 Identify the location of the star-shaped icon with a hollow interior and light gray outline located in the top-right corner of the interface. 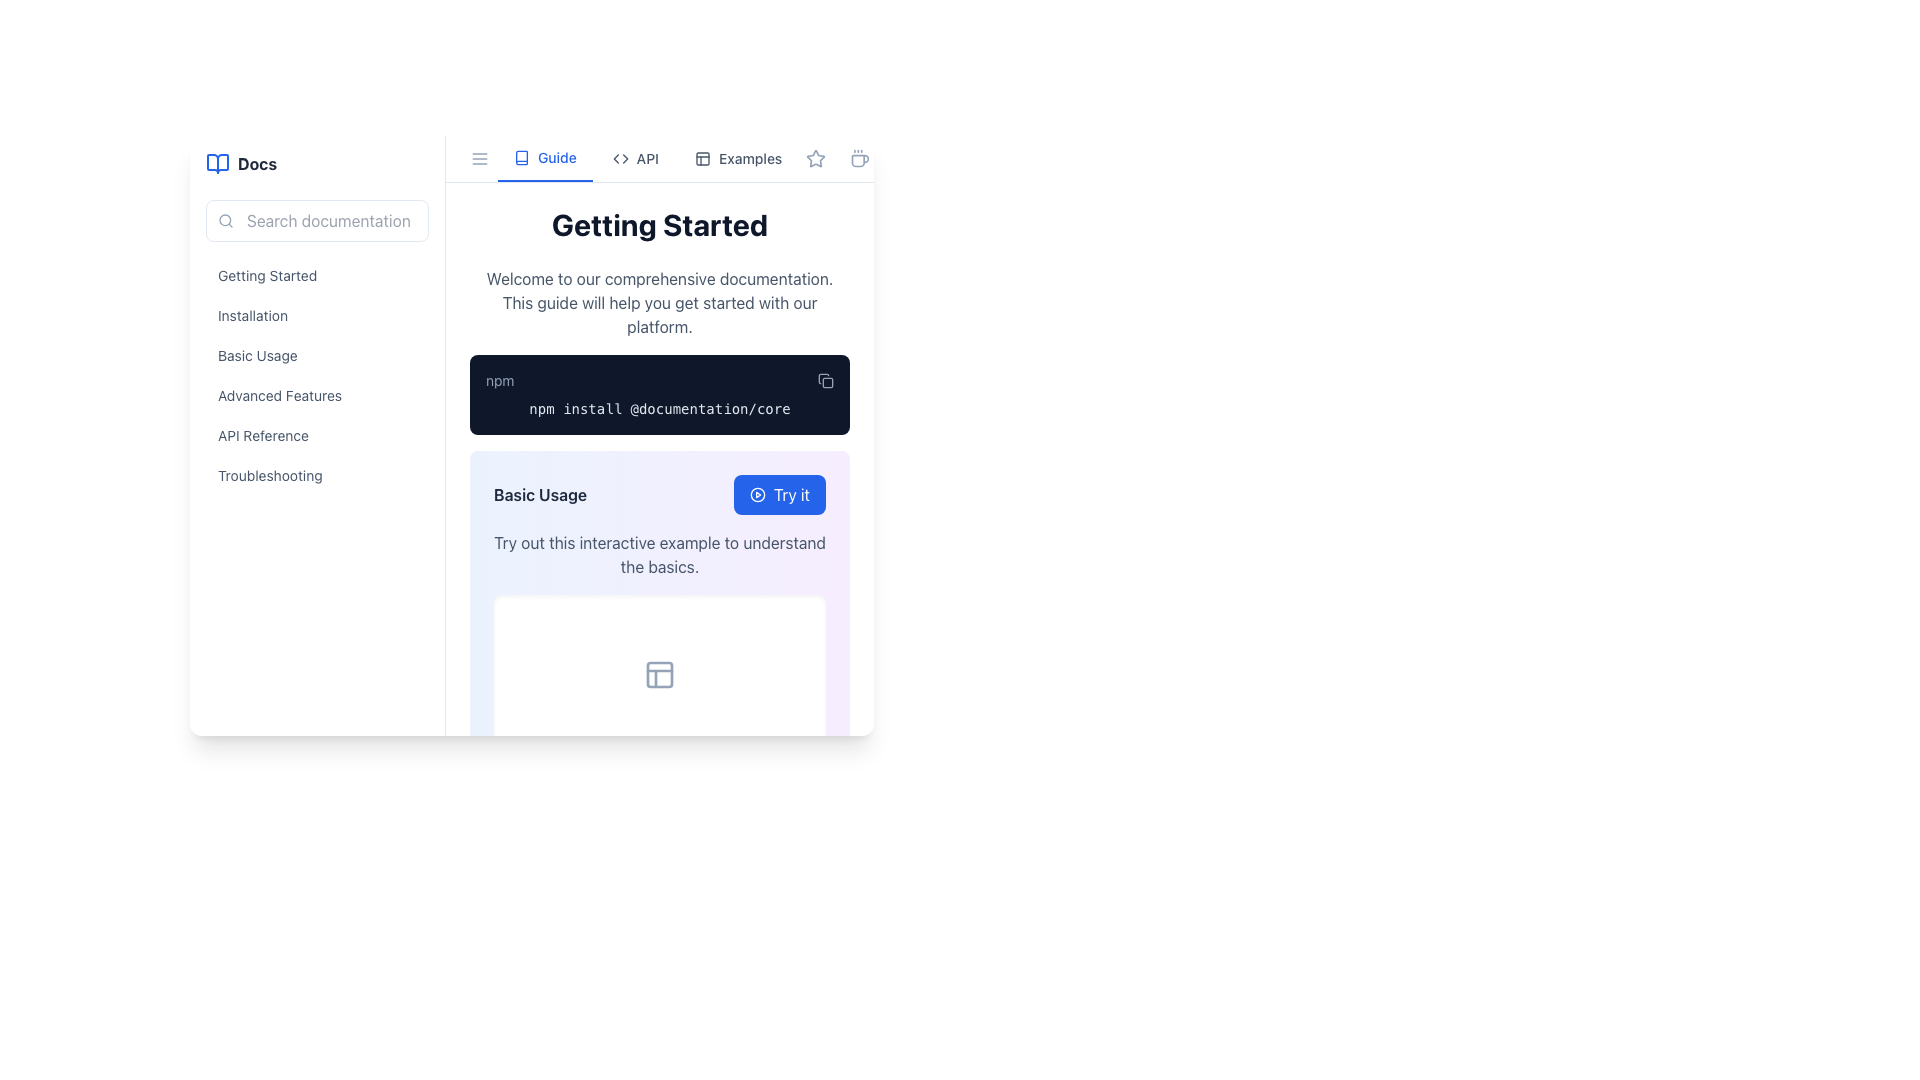
(816, 157).